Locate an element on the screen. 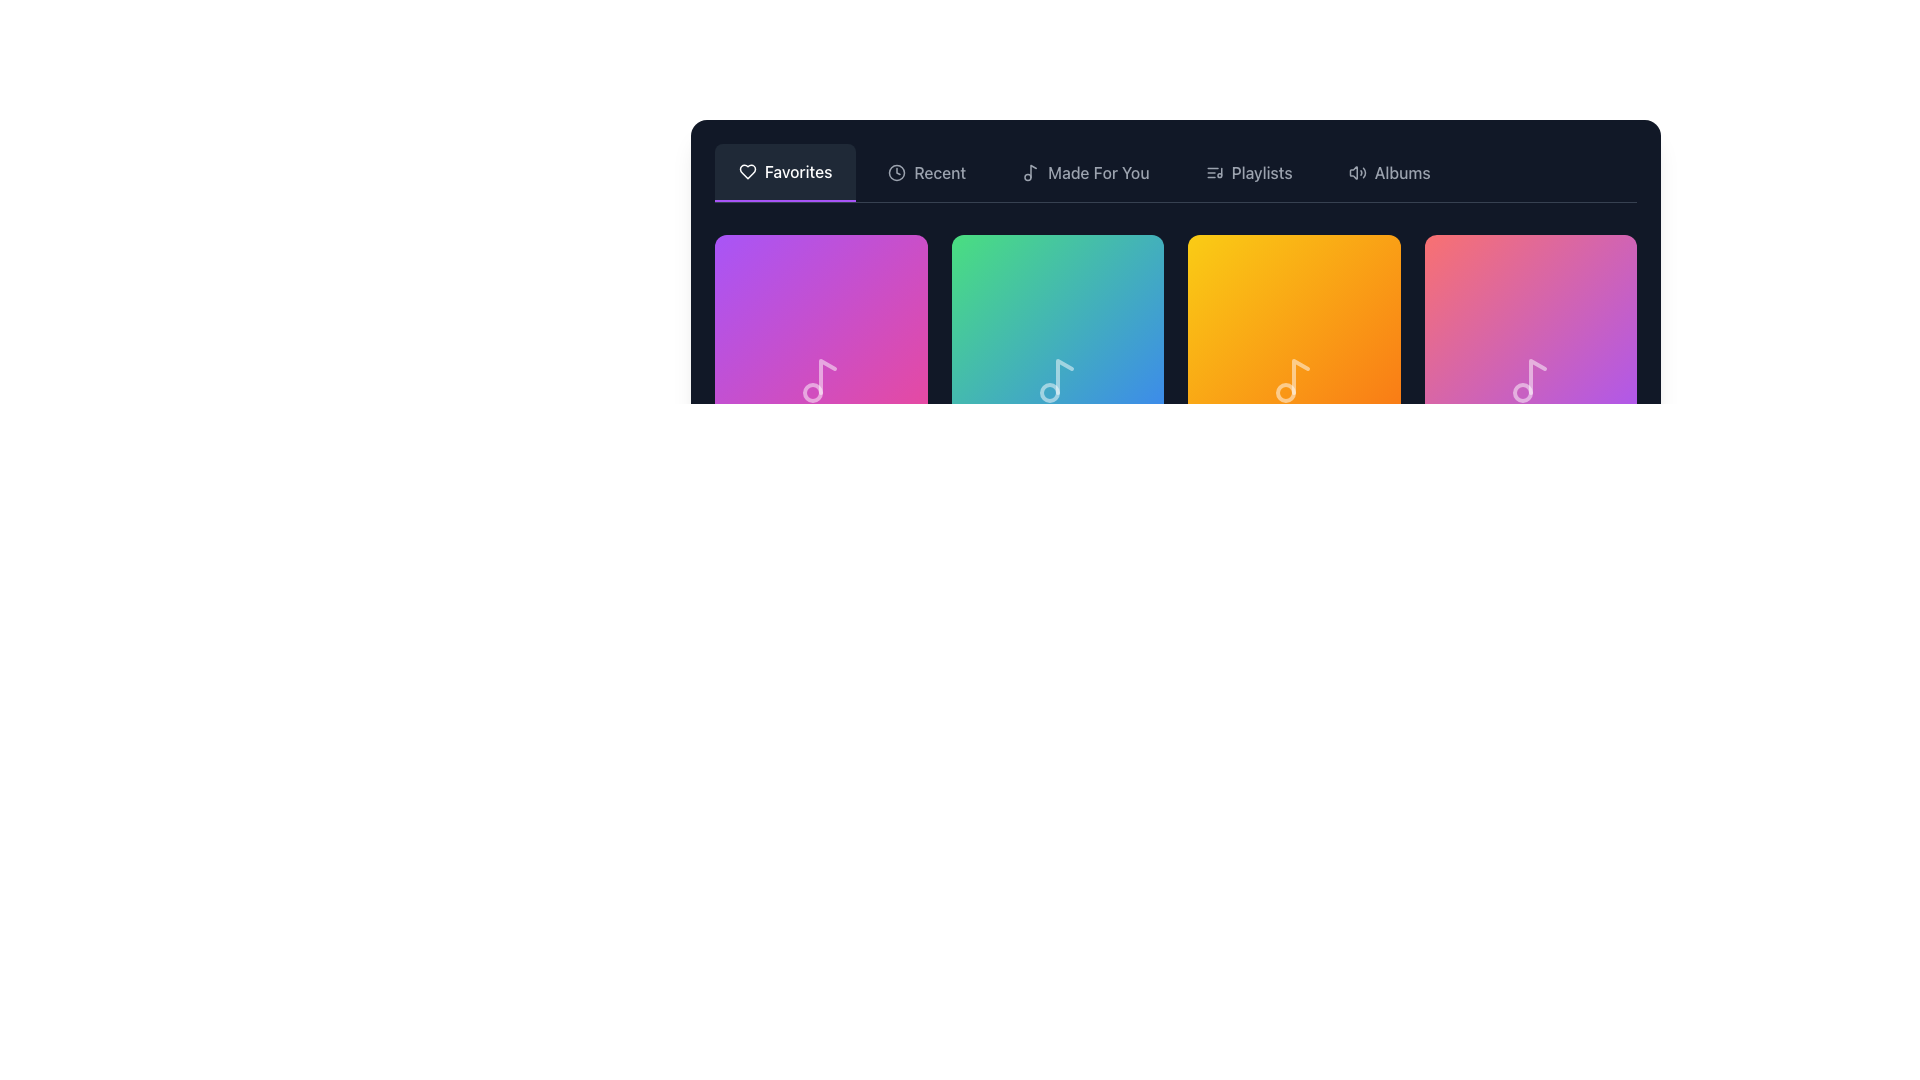  the second tab button in the horizontal navigation bar, which is intended for displaying recent activities, located between the 'Favorites' and 'Made For You' buttons is located at coordinates (926, 172).